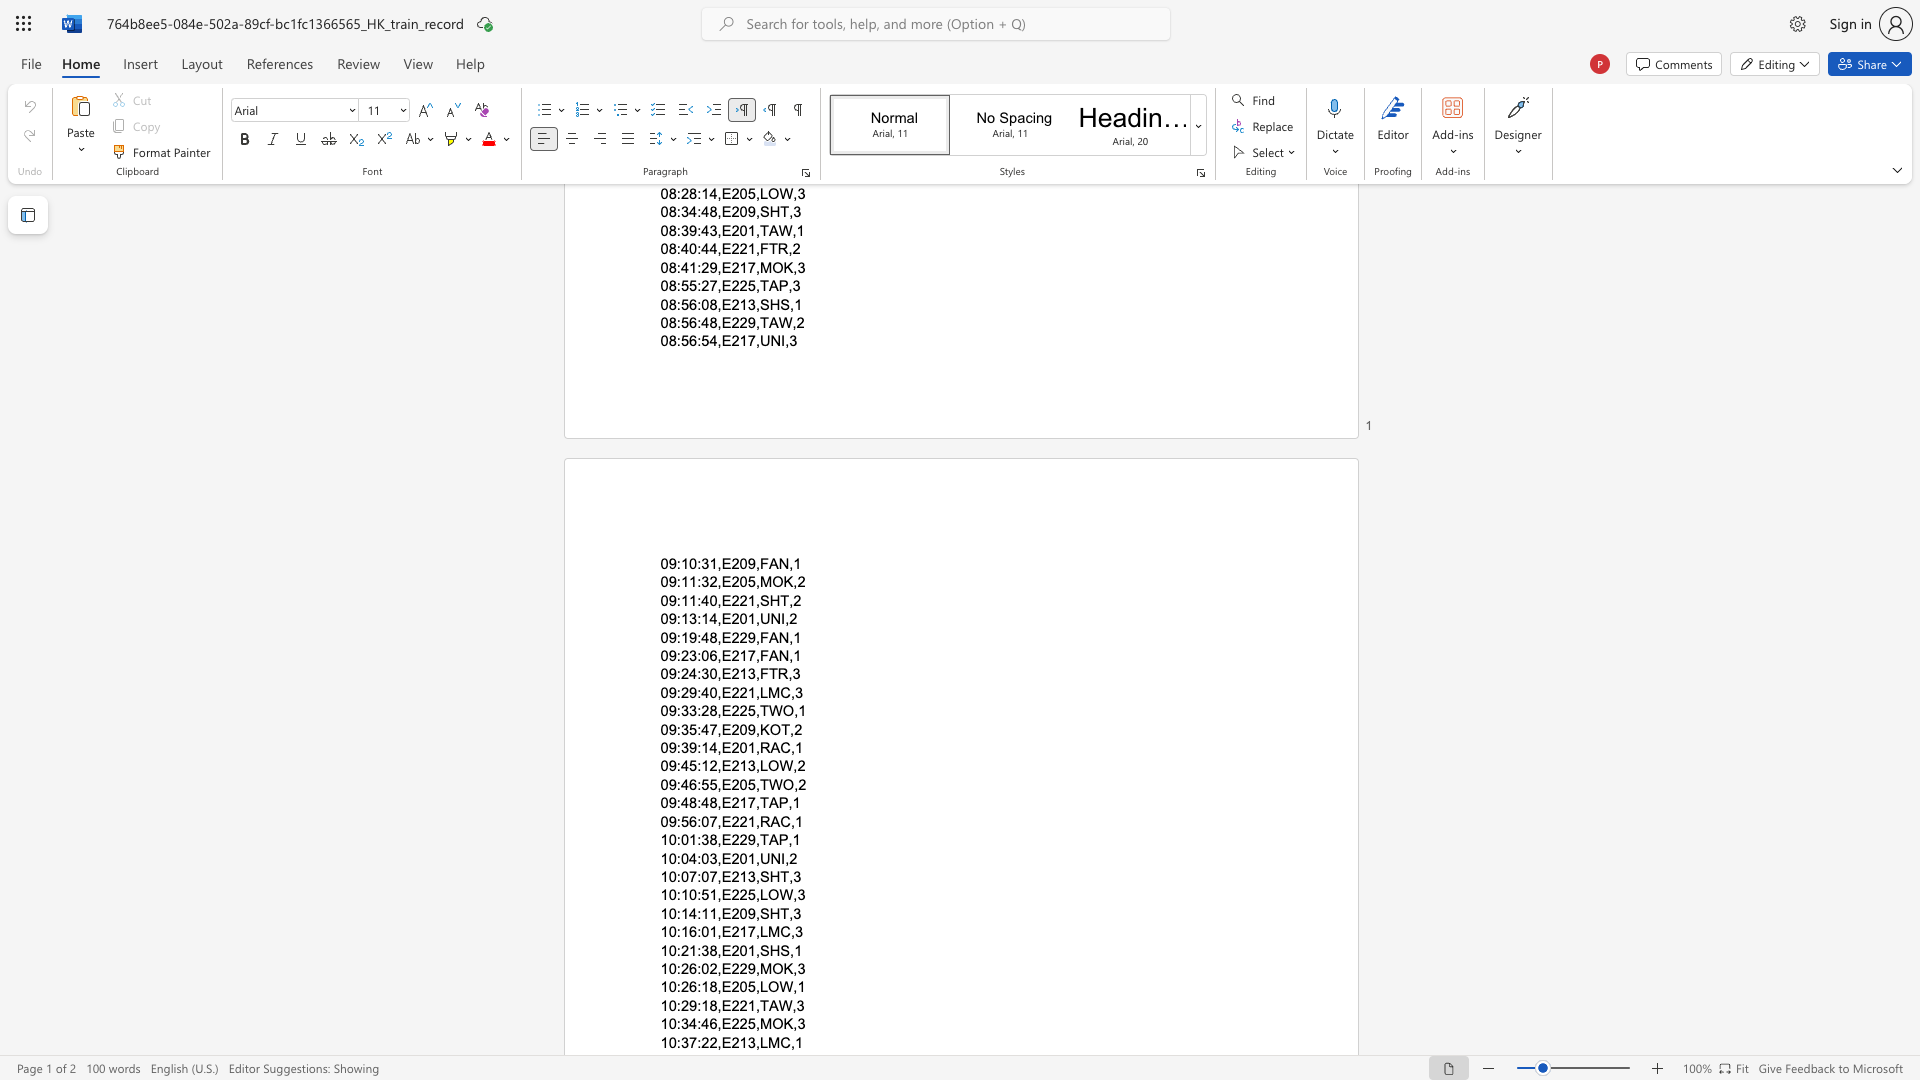  Describe the element at coordinates (746, 840) in the screenshot. I see `the subset text "9,TAP,1" within the text "10:01:38,E229,TAP,1"` at that location.